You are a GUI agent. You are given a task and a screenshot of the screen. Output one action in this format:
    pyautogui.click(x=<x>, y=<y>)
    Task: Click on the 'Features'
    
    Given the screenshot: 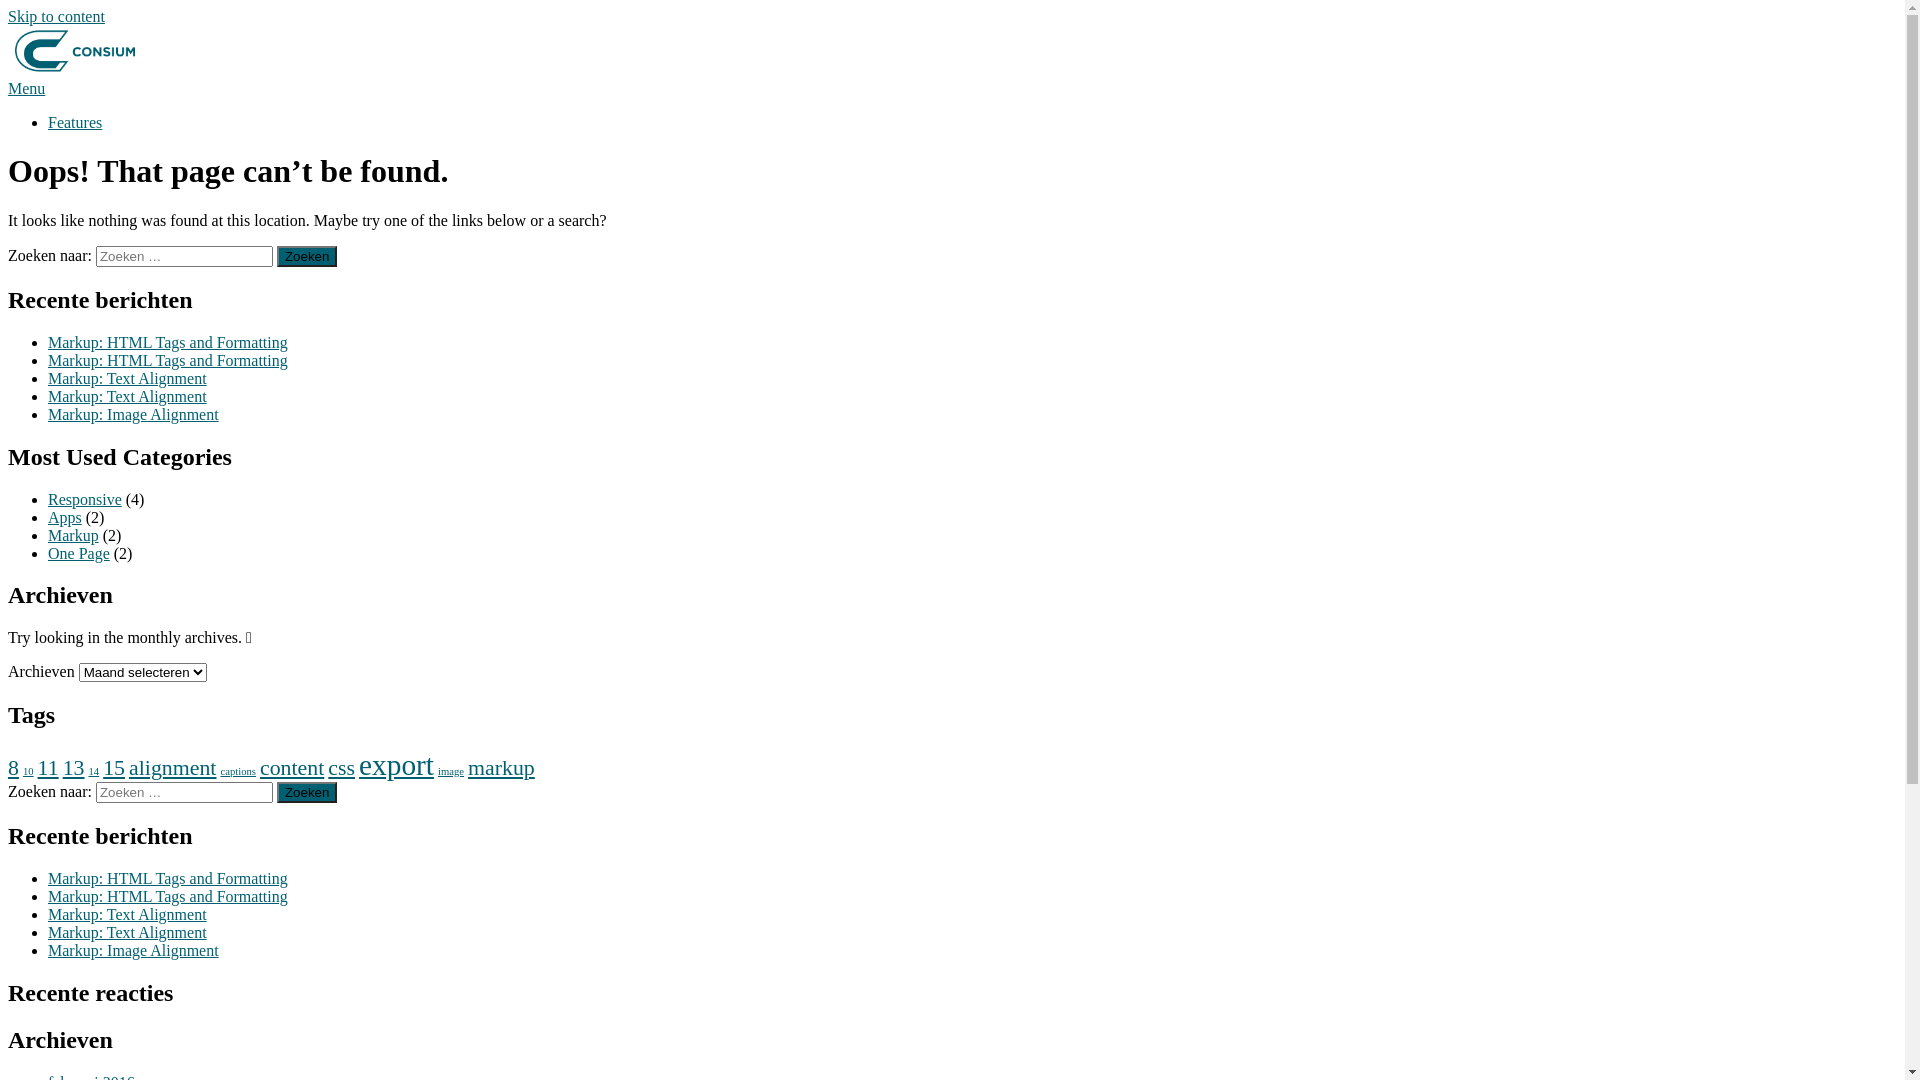 What is the action you would take?
    pyautogui.click(x=75, y=122)
    